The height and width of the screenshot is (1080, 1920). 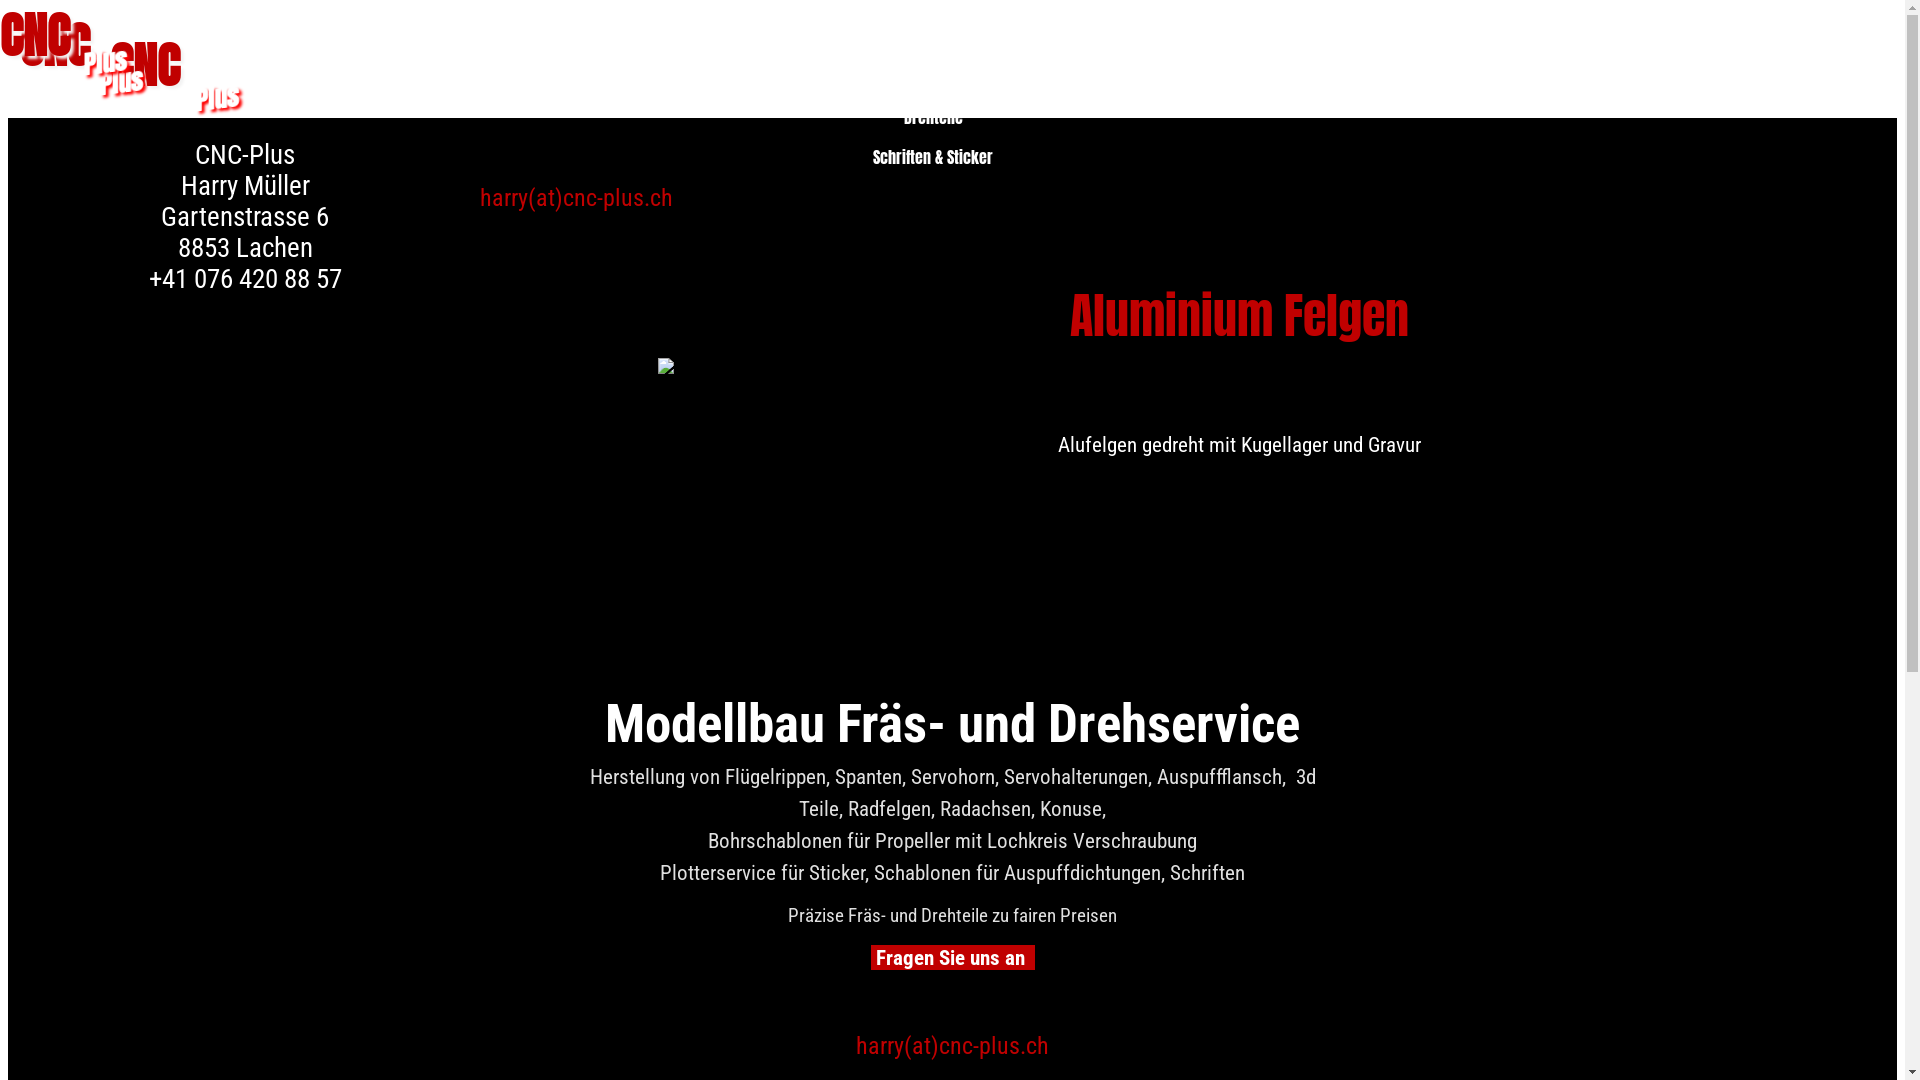 What do you see at coordinates (1065, 67) in the screenshot?
I see `'Kontakt'` at bounding box center [1065, 67].